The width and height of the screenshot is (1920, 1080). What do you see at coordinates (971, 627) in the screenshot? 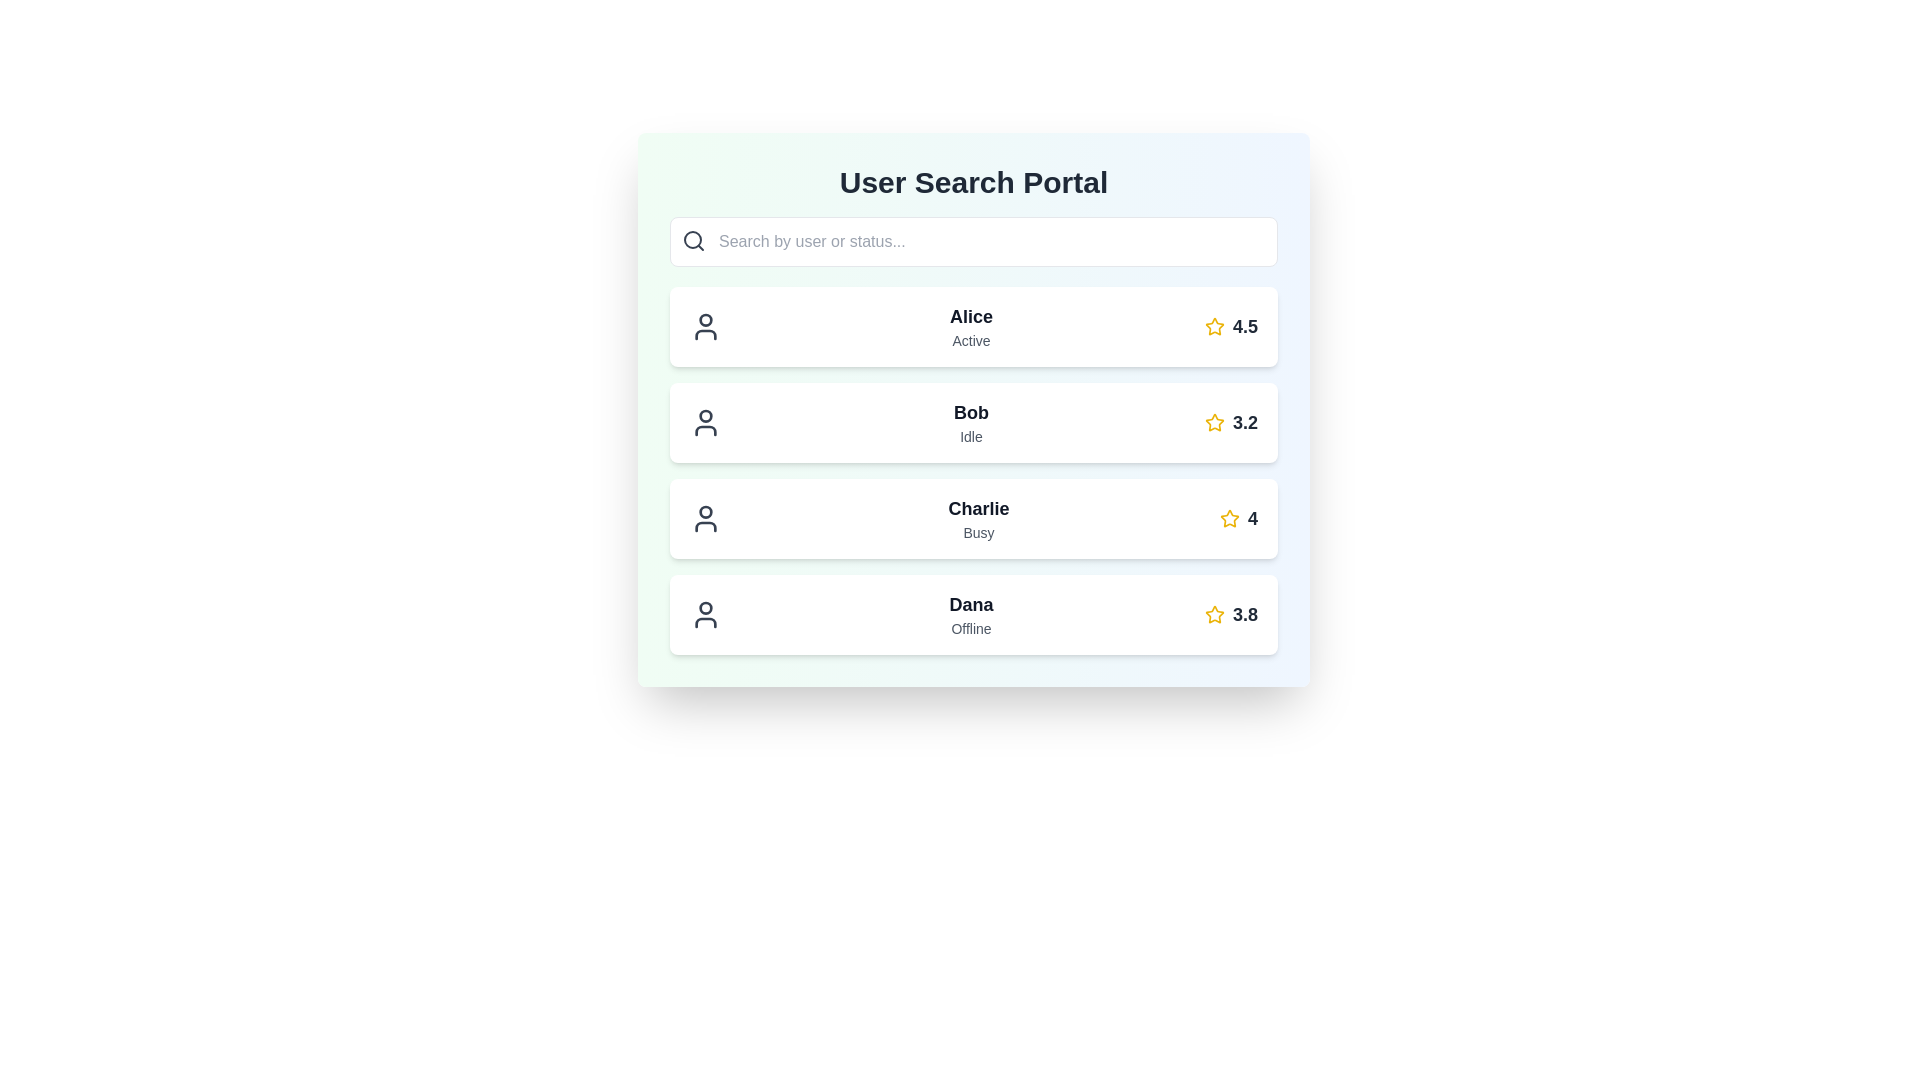
I see `the Text Label indicating that user 'Dana' is currently offline, which is located below the name 'Dana' and to the left of the rating score '3.8' in the fourth user entry` at bounding box center [971, 627].